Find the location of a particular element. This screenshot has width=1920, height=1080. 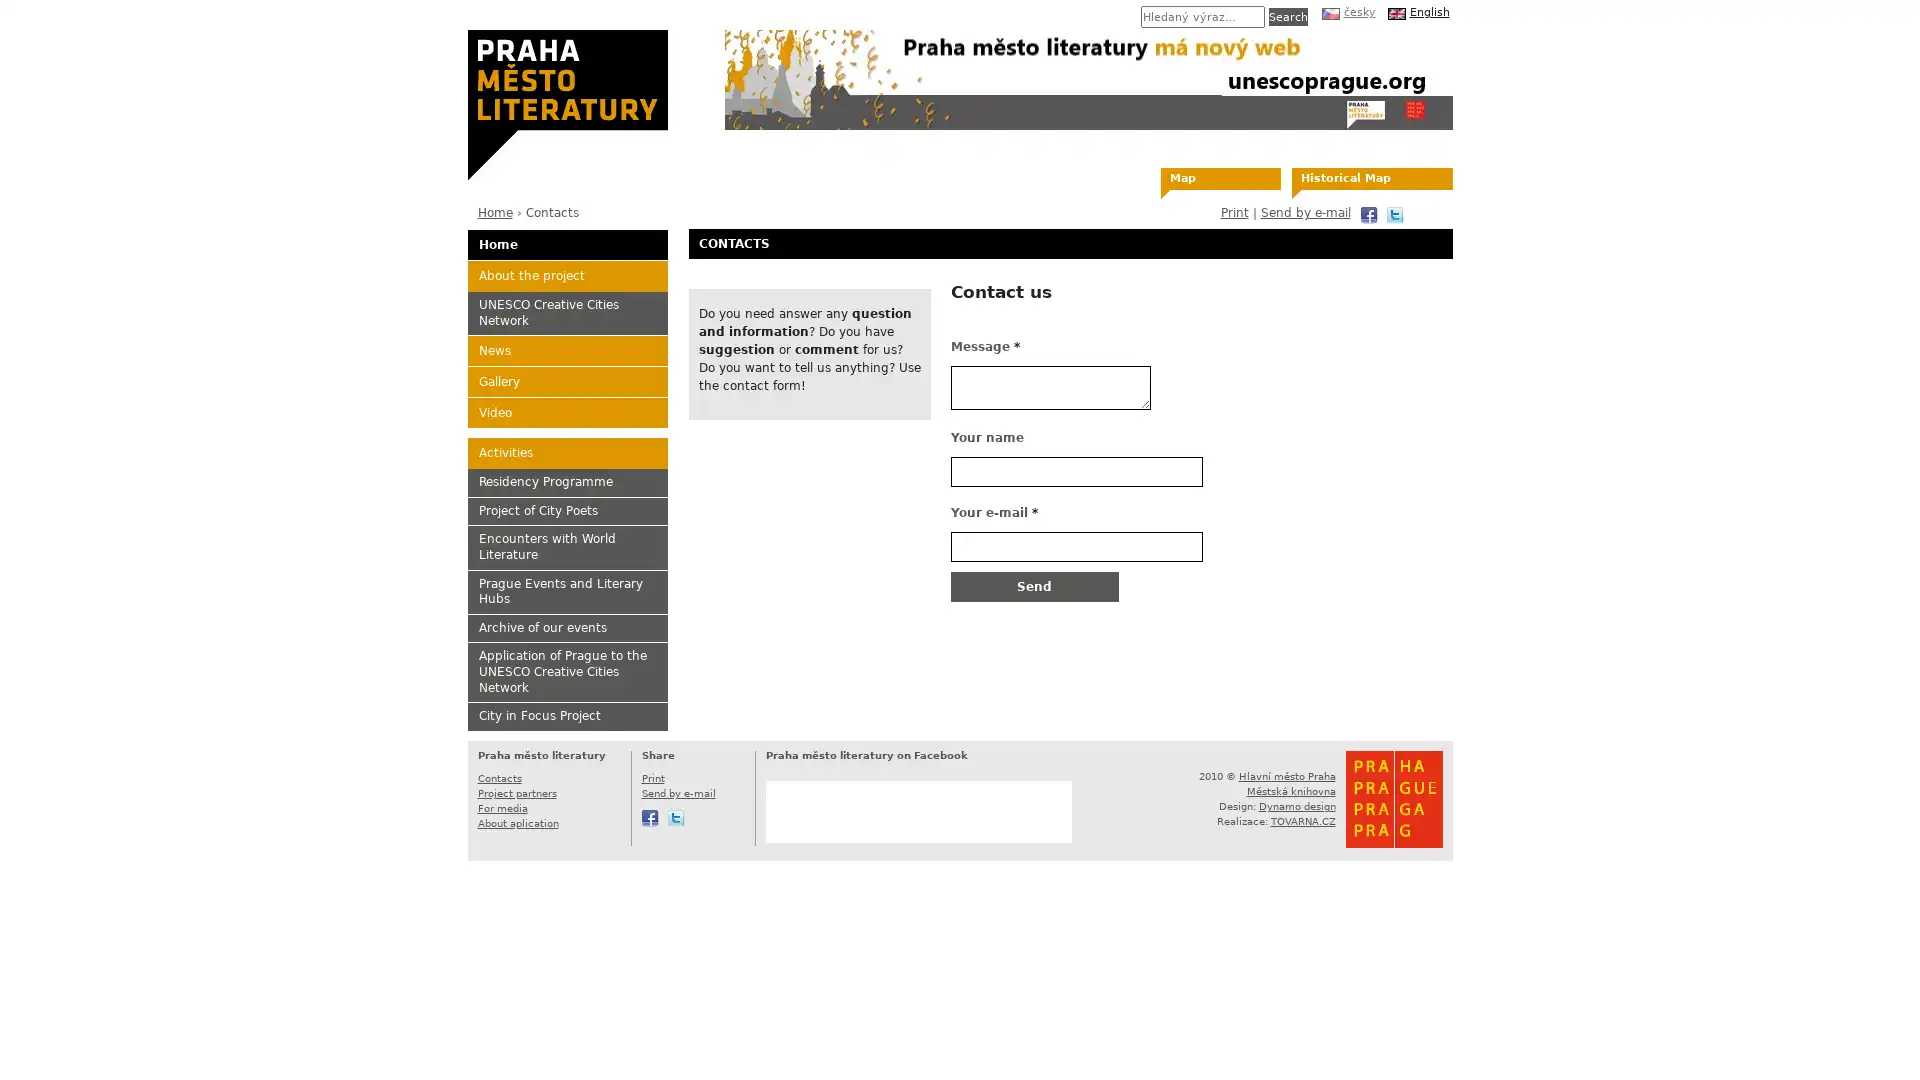

Search is located at coordinates (1287, 16).